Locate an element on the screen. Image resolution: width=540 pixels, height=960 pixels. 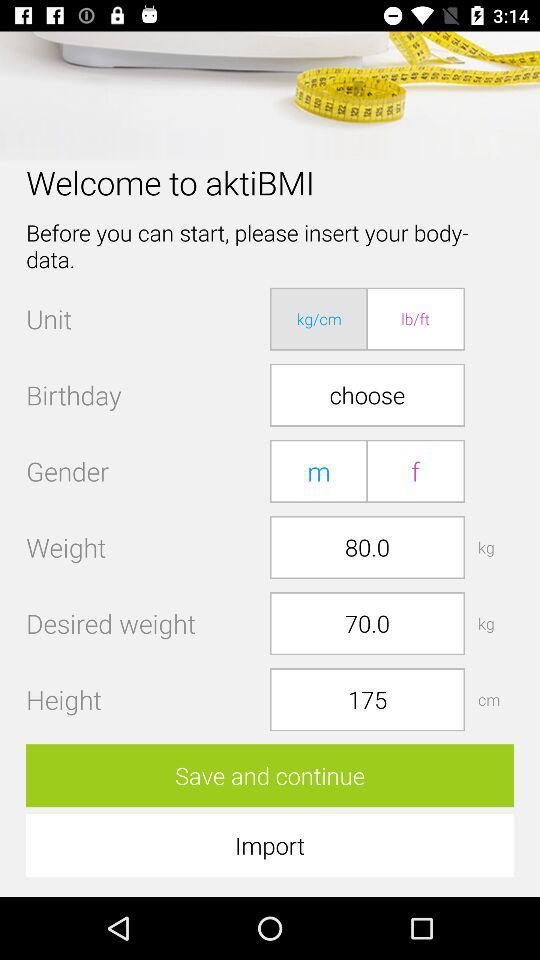
the icon to the right of height icon is located at coordinates (366, 699).